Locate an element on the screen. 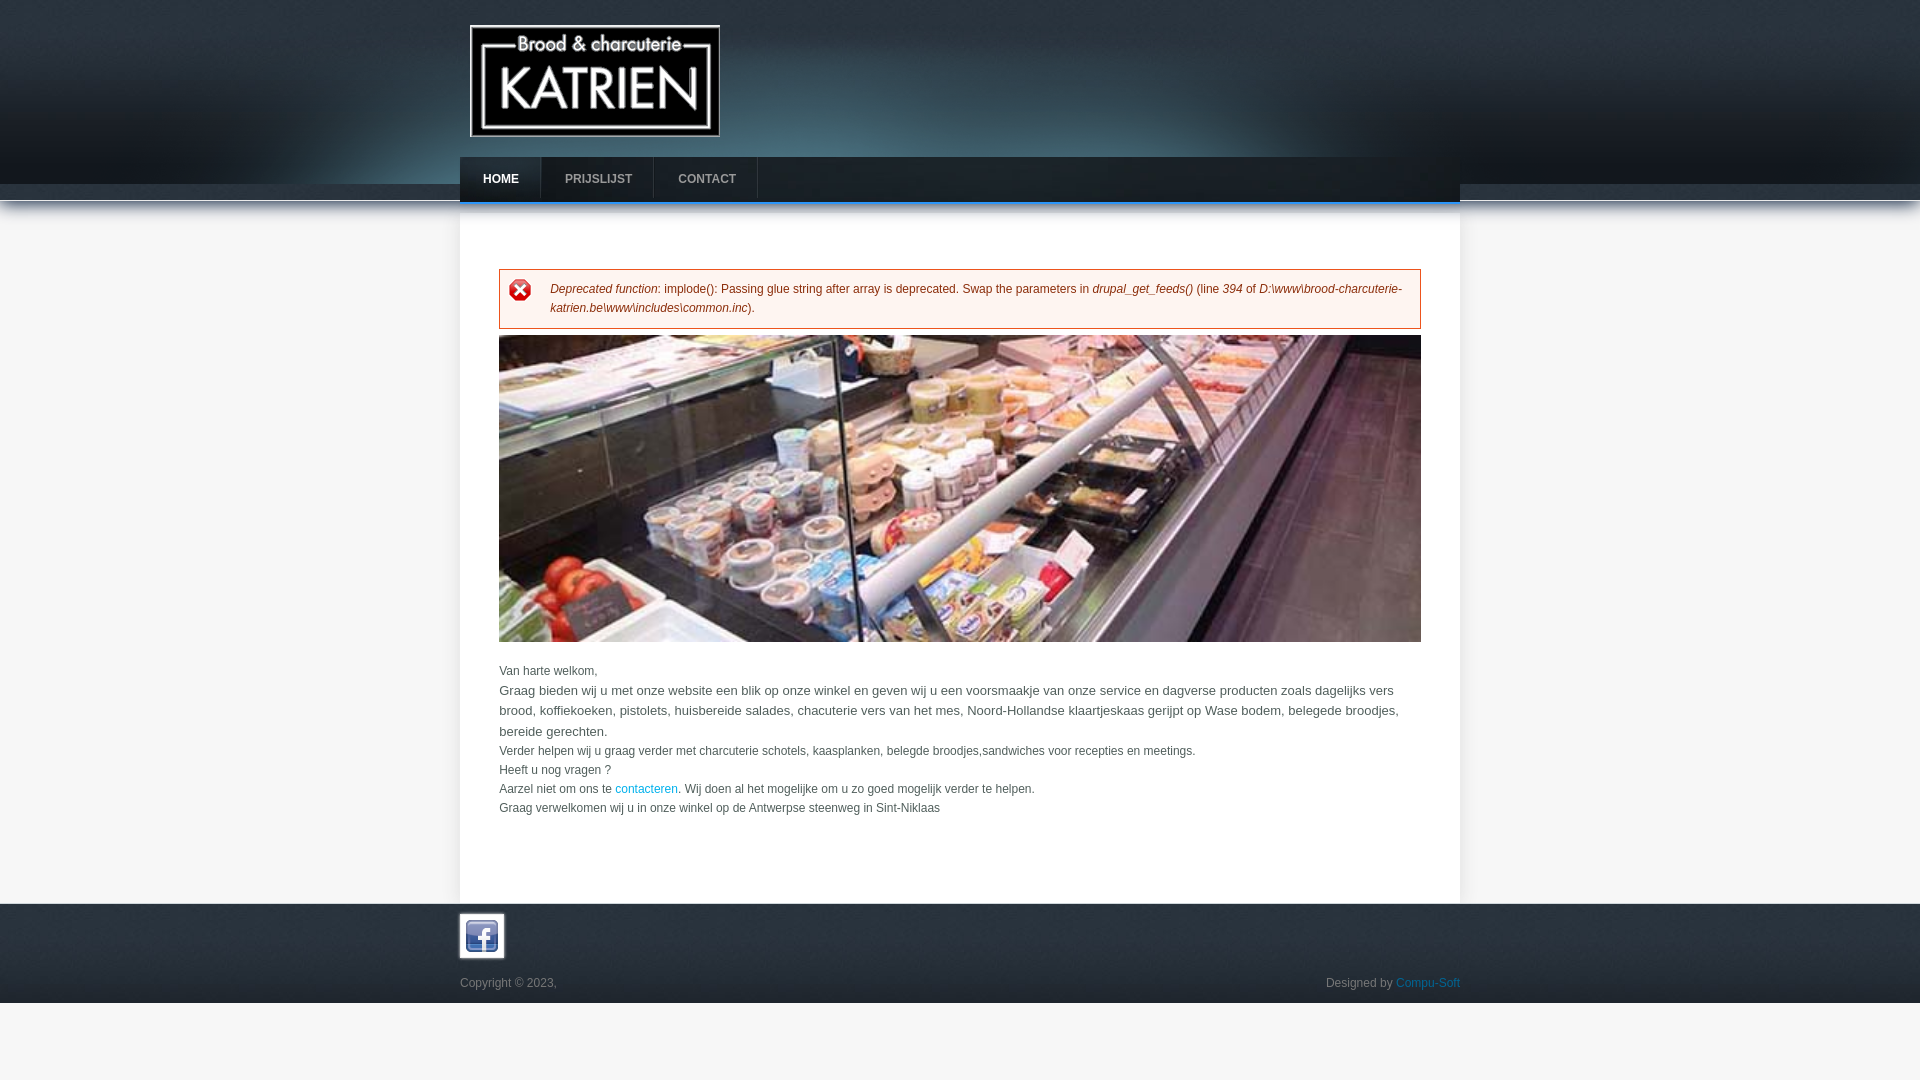 This screenshot has width=1920, height=1080. 'PRIJSLIJST' is located at coordinates (597, 178).